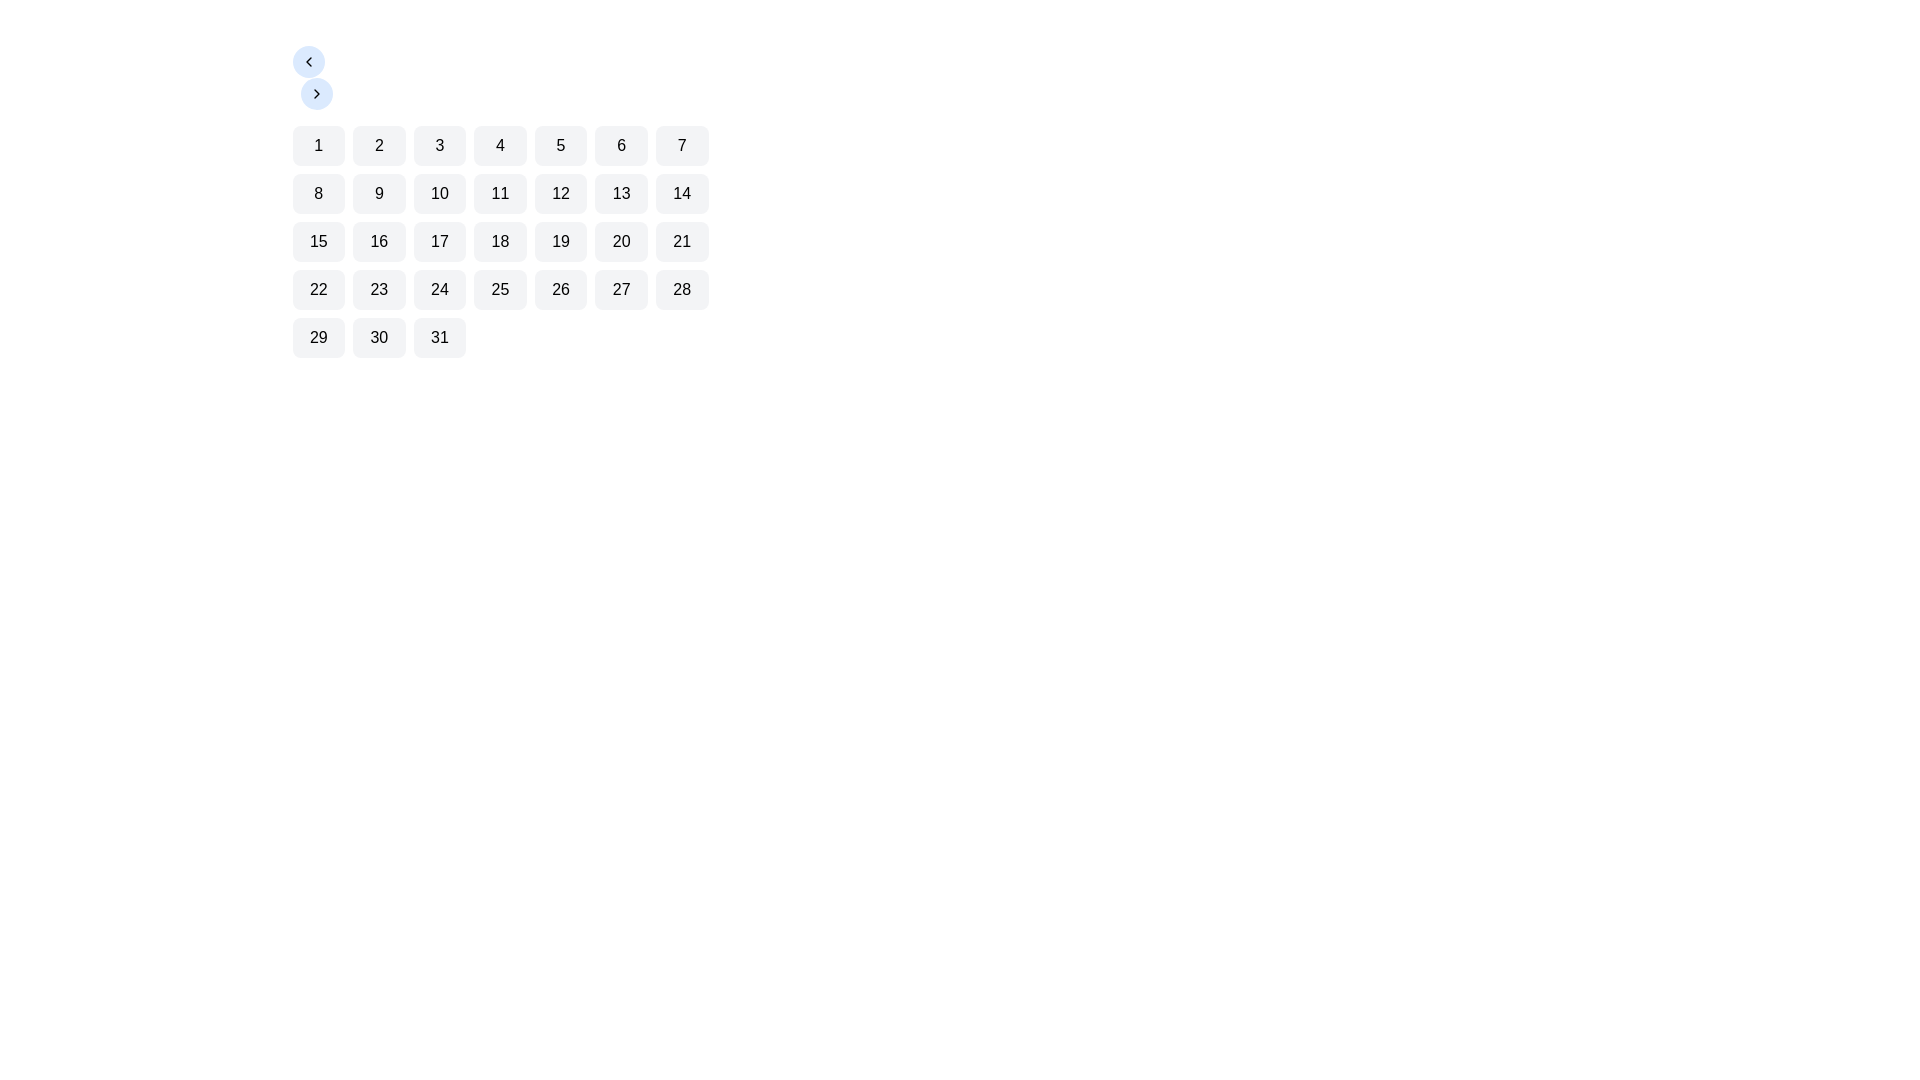  I want to click on the tile displaying the number '12' in bold, black font, located in the second row and fifth column of the grid, so click(560, 193).